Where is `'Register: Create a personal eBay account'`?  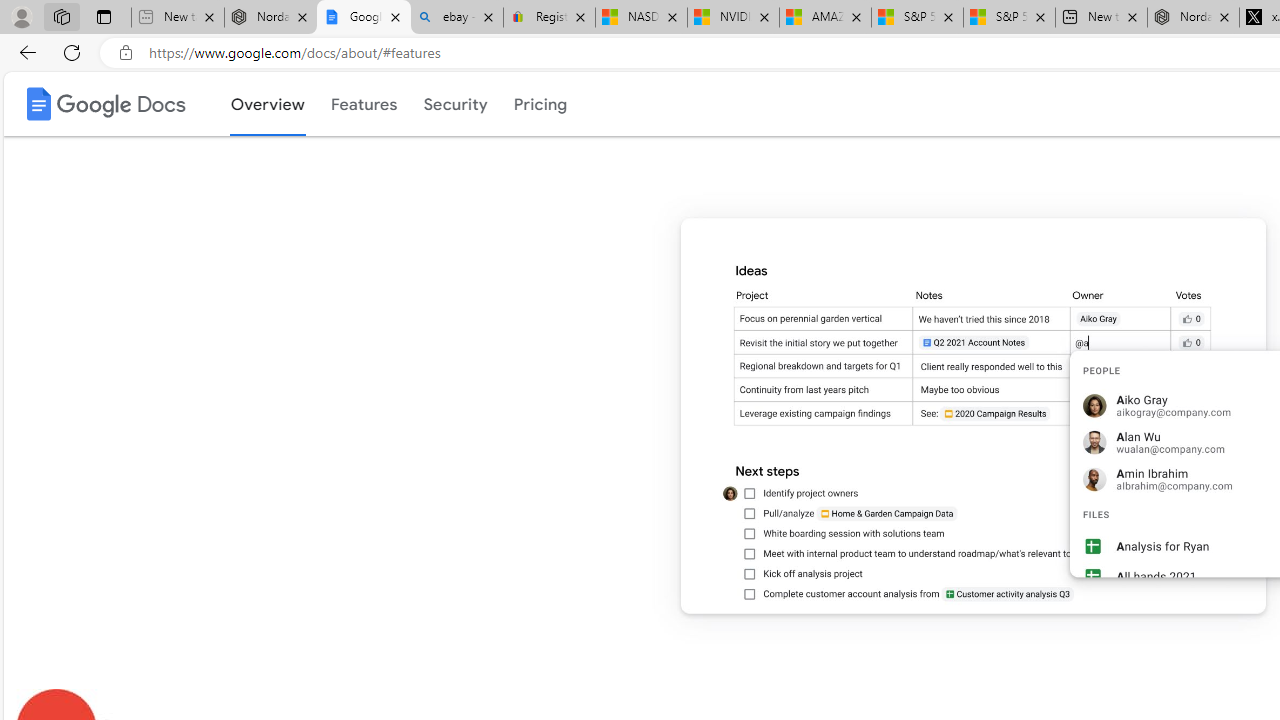 'Register: Create a personal eBay account' is located at coordinates (549, 17).